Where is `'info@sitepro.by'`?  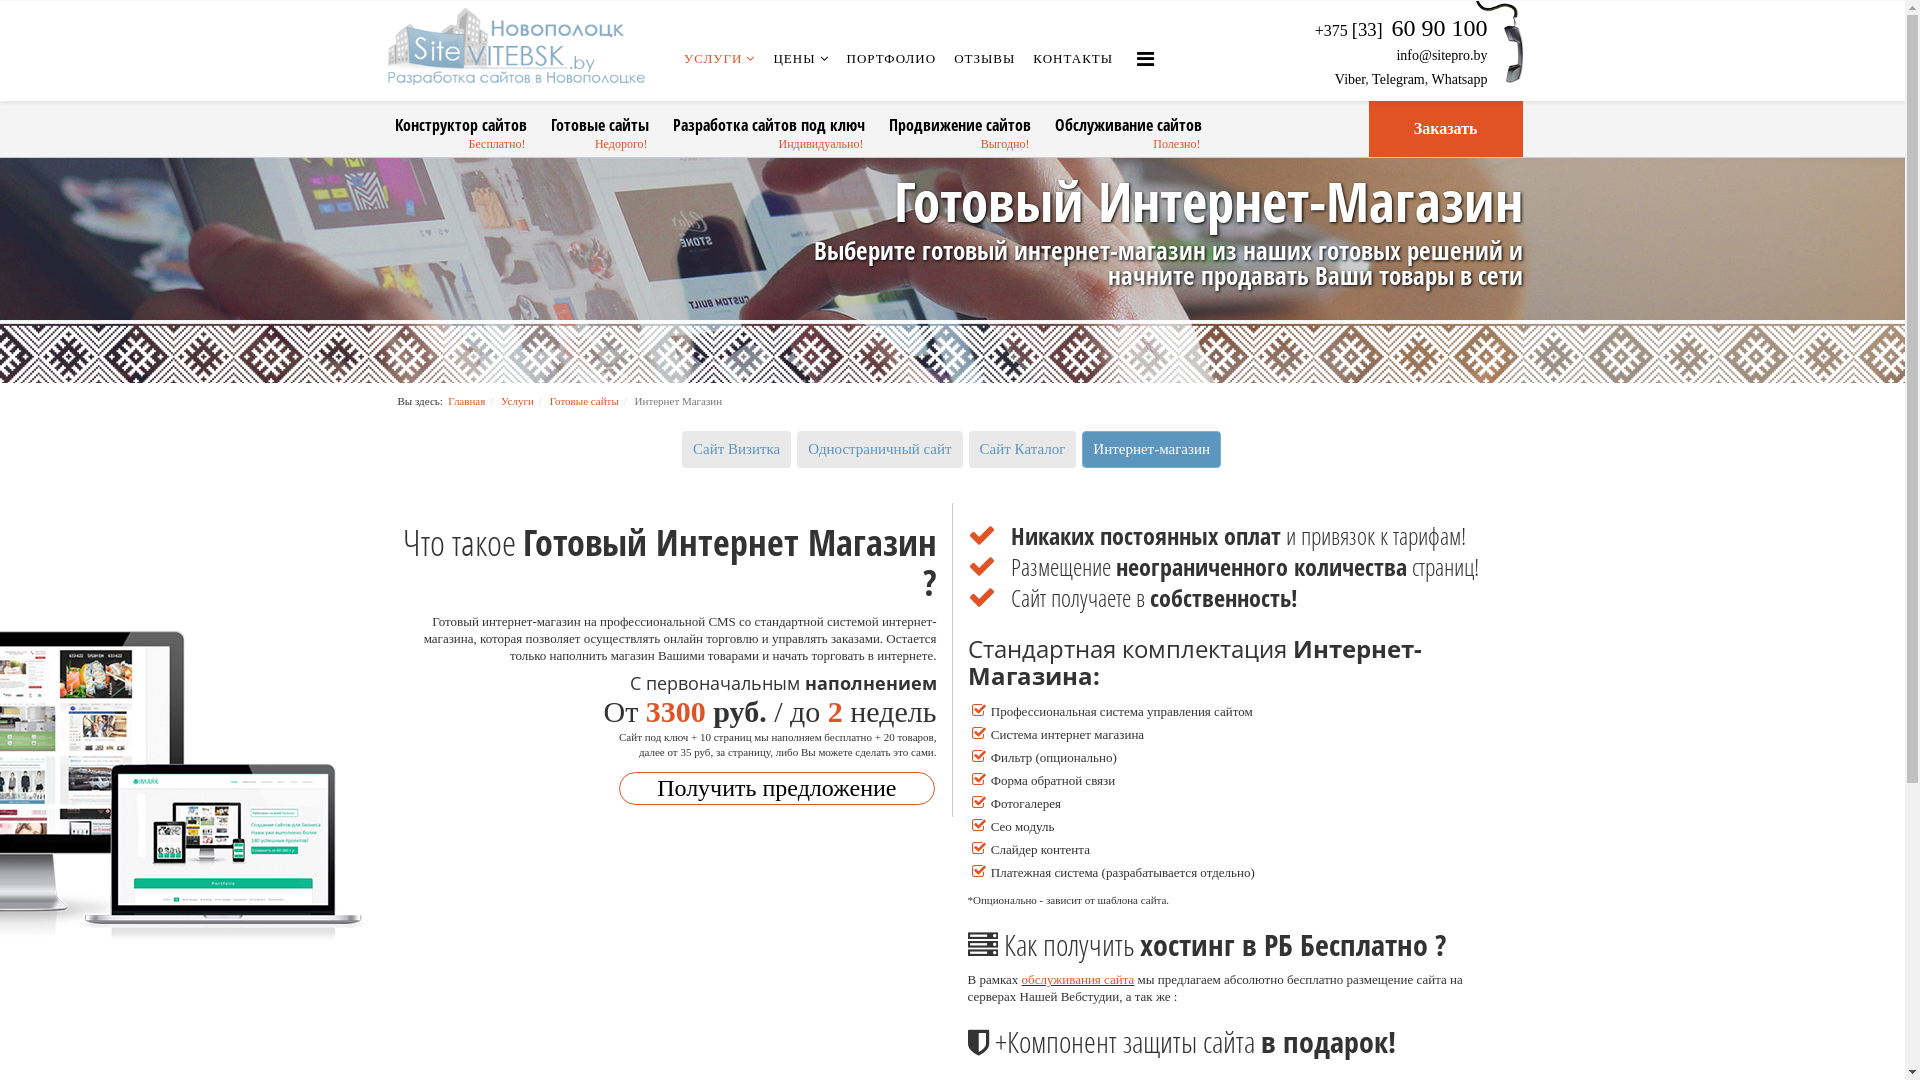 'info@sitepro.by' is located at coordinates (1441, 54).